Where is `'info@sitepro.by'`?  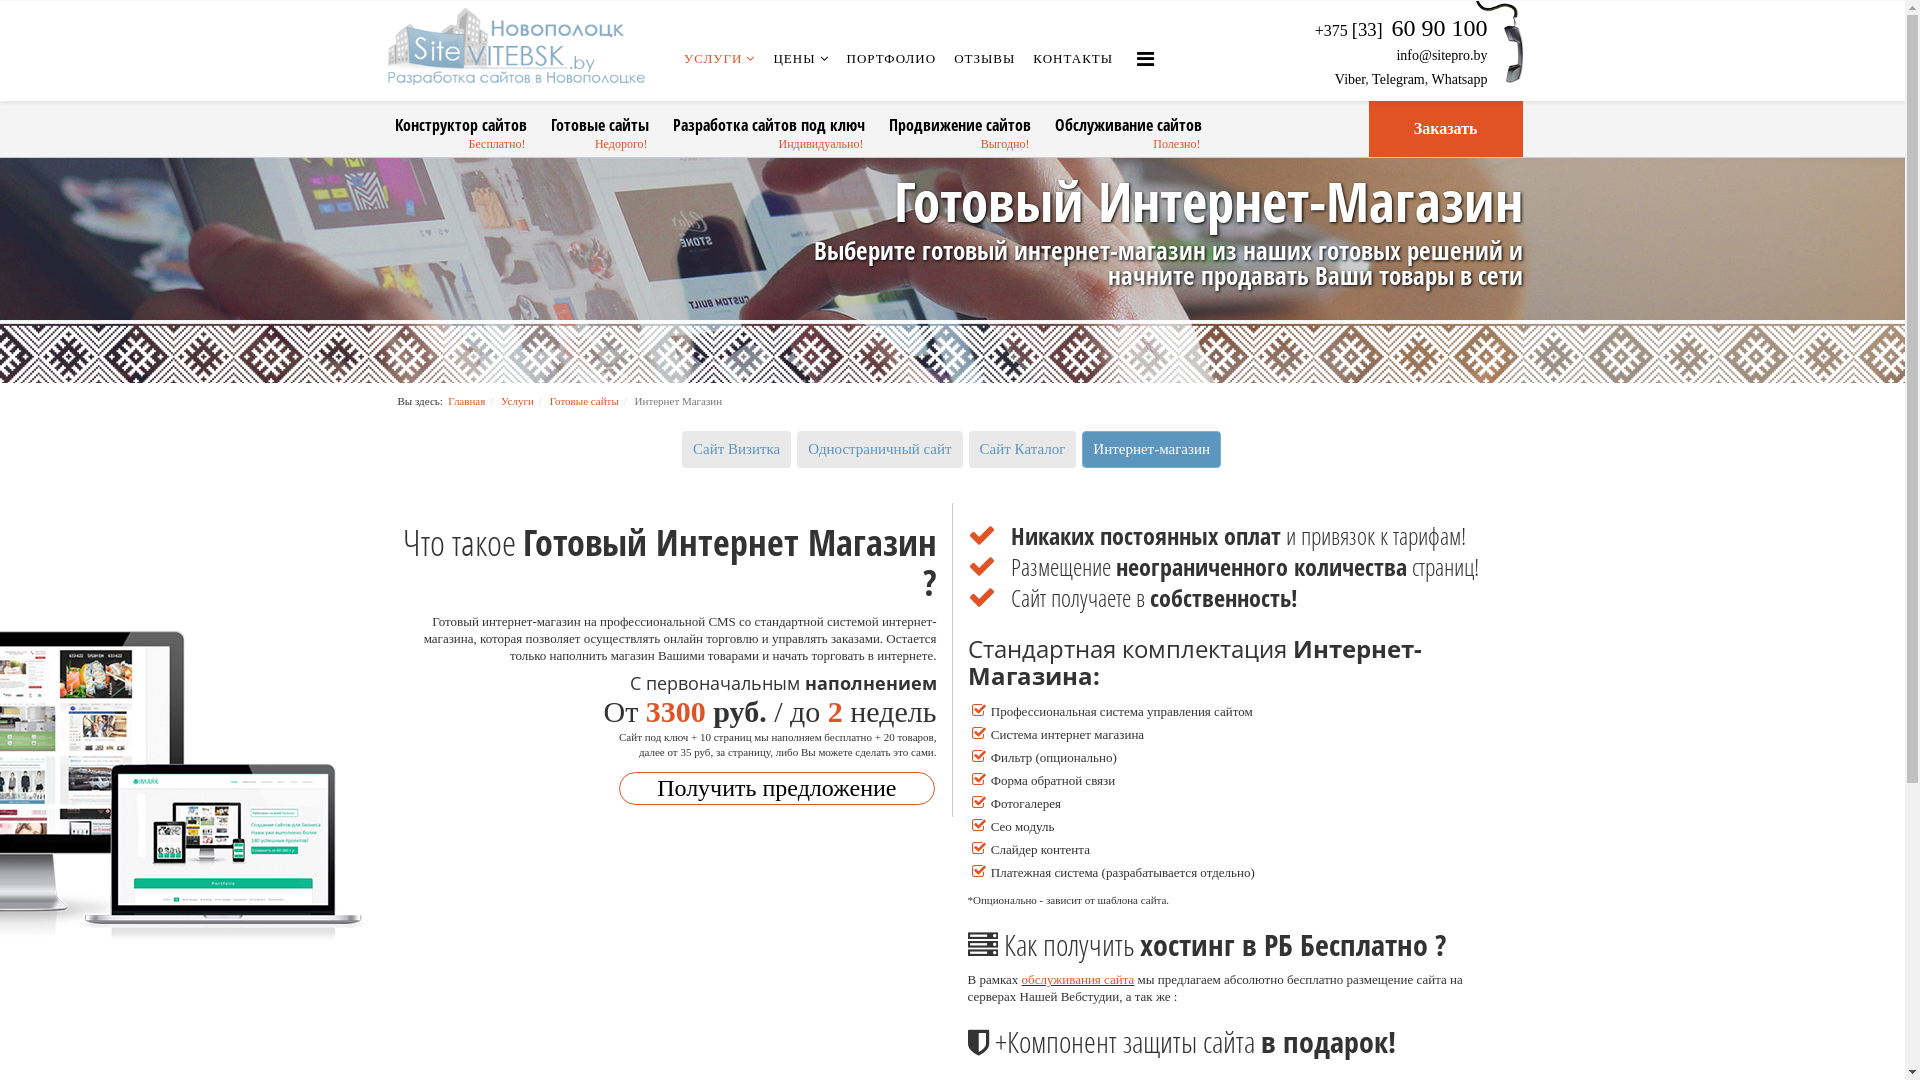 'info@sitepro.by' is located at coordinates (1441, 54).